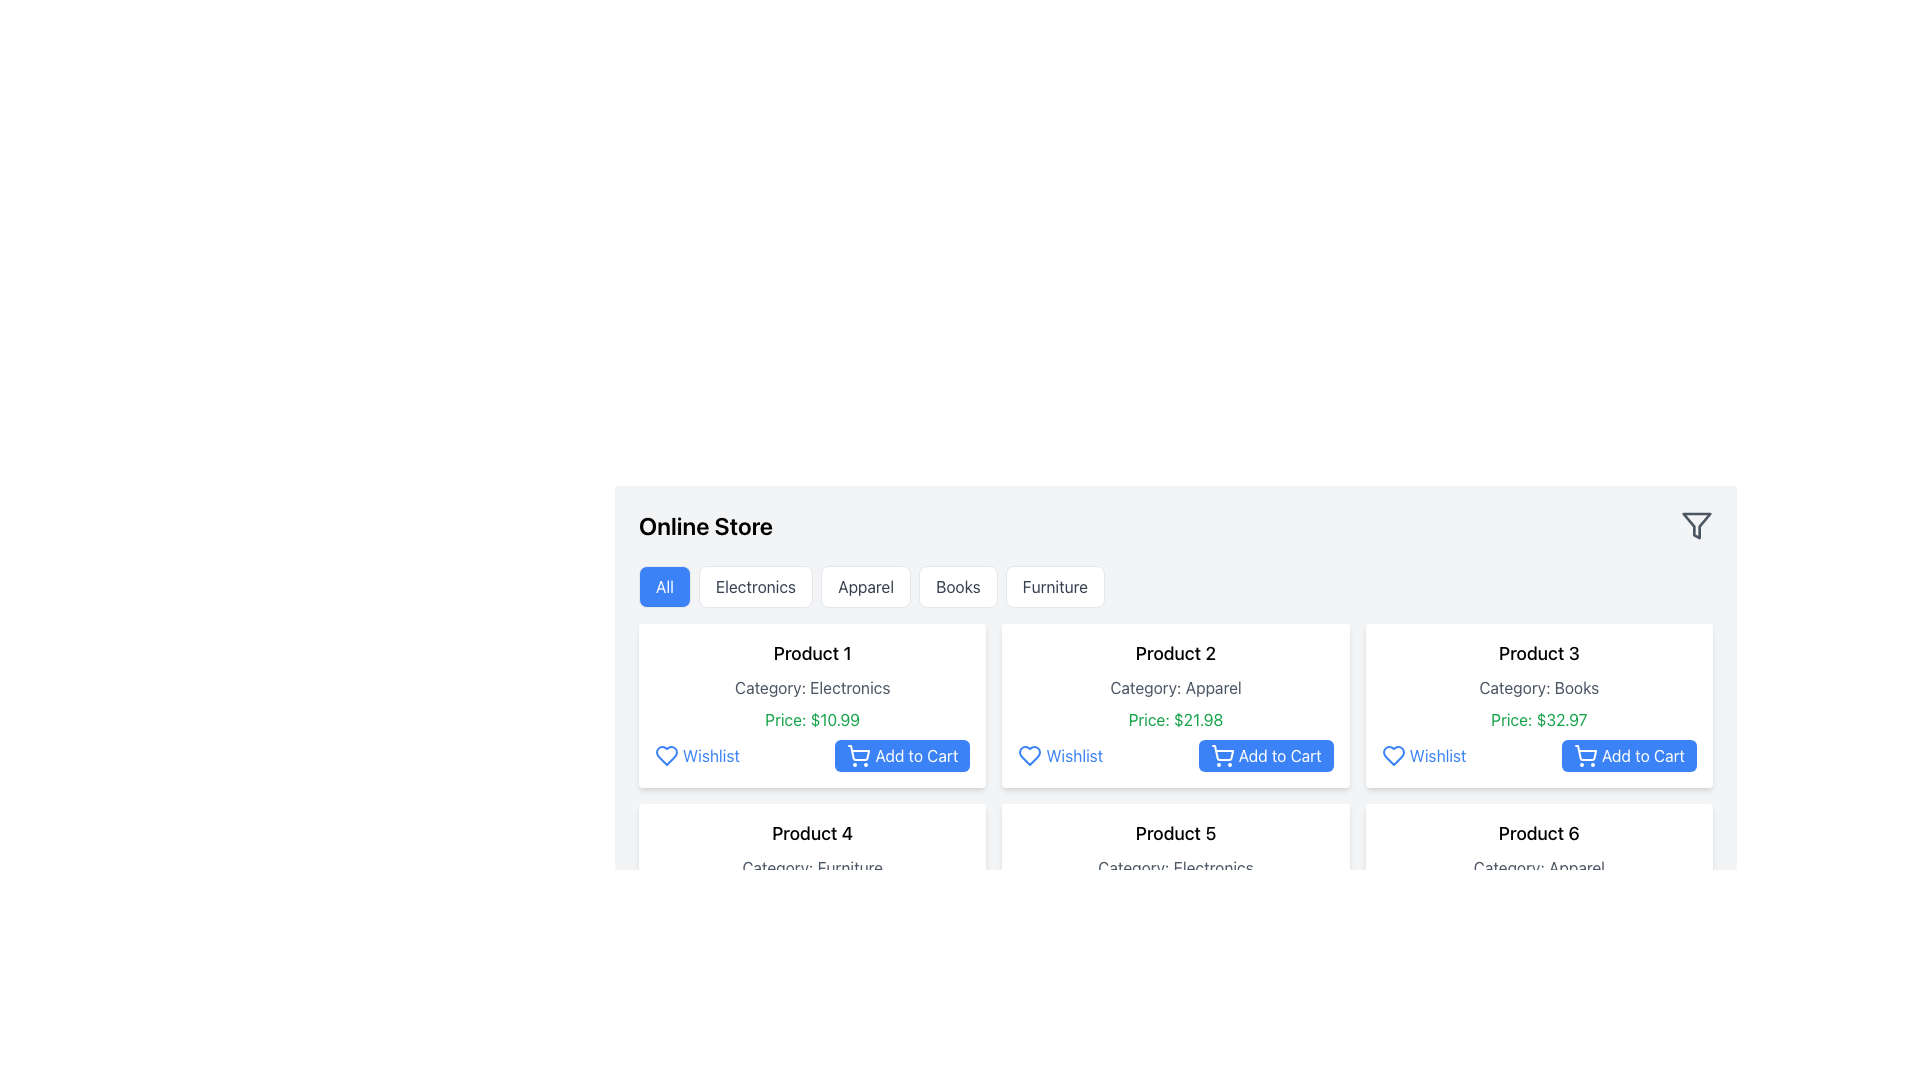 This screenshot has width=1920, height=1080. What do you see at coordinates (1176, 654) in the screenshot?
I see `the title or name of the product in the second product card, which is a static text element located at the top-middle section of the card` at bounding box center [1176, 654].